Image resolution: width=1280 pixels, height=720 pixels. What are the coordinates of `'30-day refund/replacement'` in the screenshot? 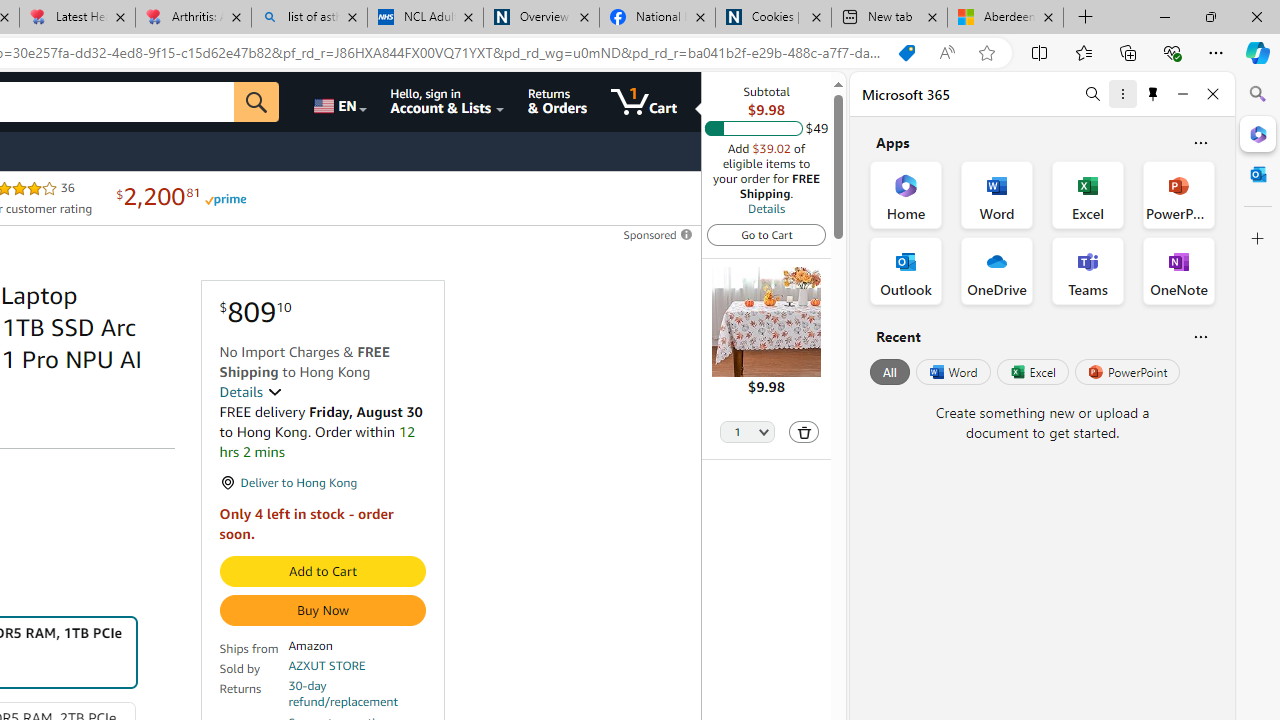 It's located at (357, 693).